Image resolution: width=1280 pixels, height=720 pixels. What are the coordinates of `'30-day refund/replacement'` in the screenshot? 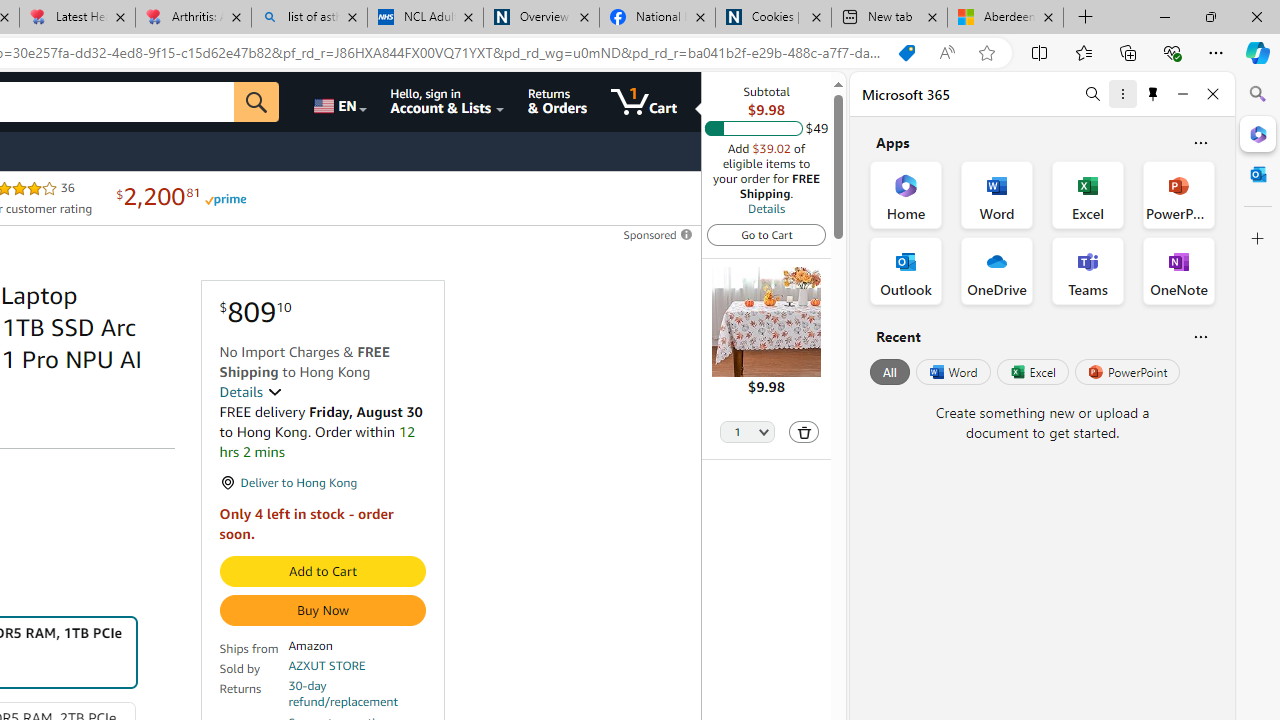 It's located at (357, 693).